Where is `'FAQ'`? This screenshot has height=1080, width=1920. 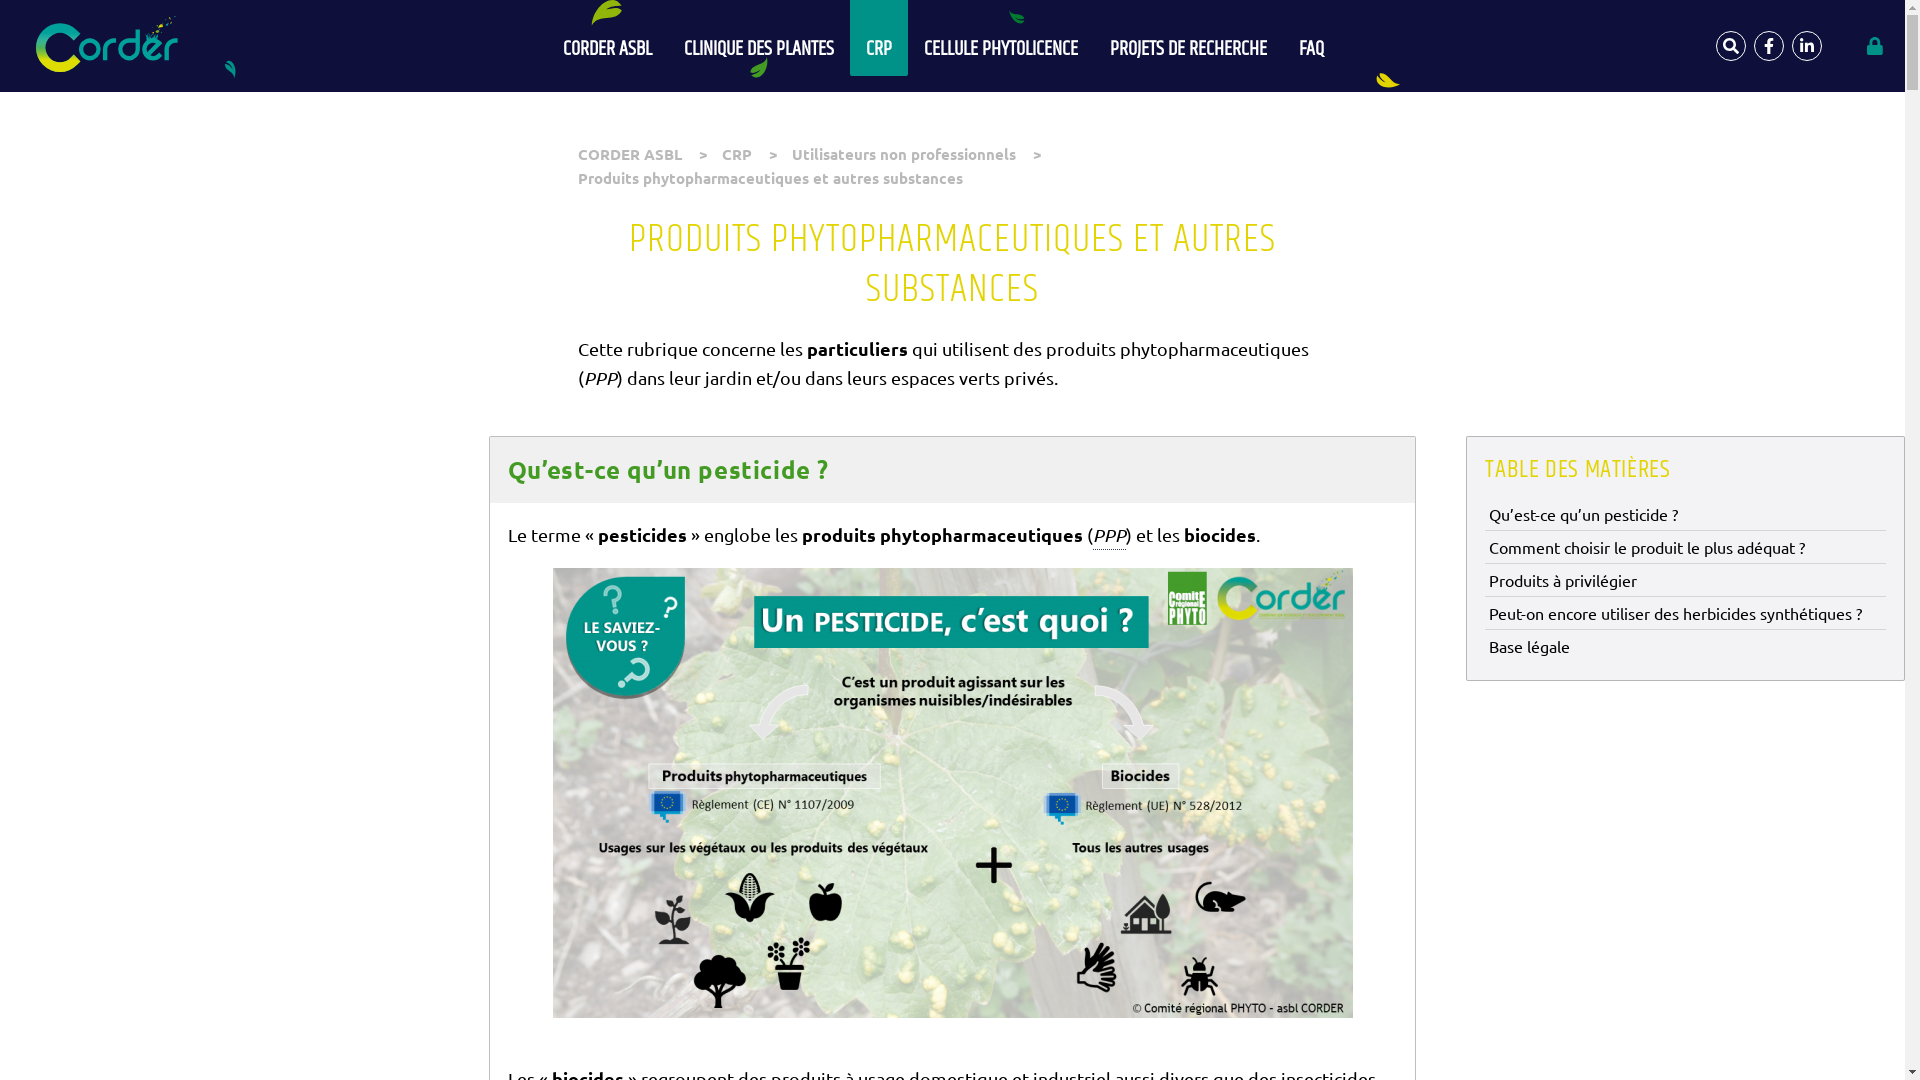 'FAQ' is located at coordinates (1311, 38).